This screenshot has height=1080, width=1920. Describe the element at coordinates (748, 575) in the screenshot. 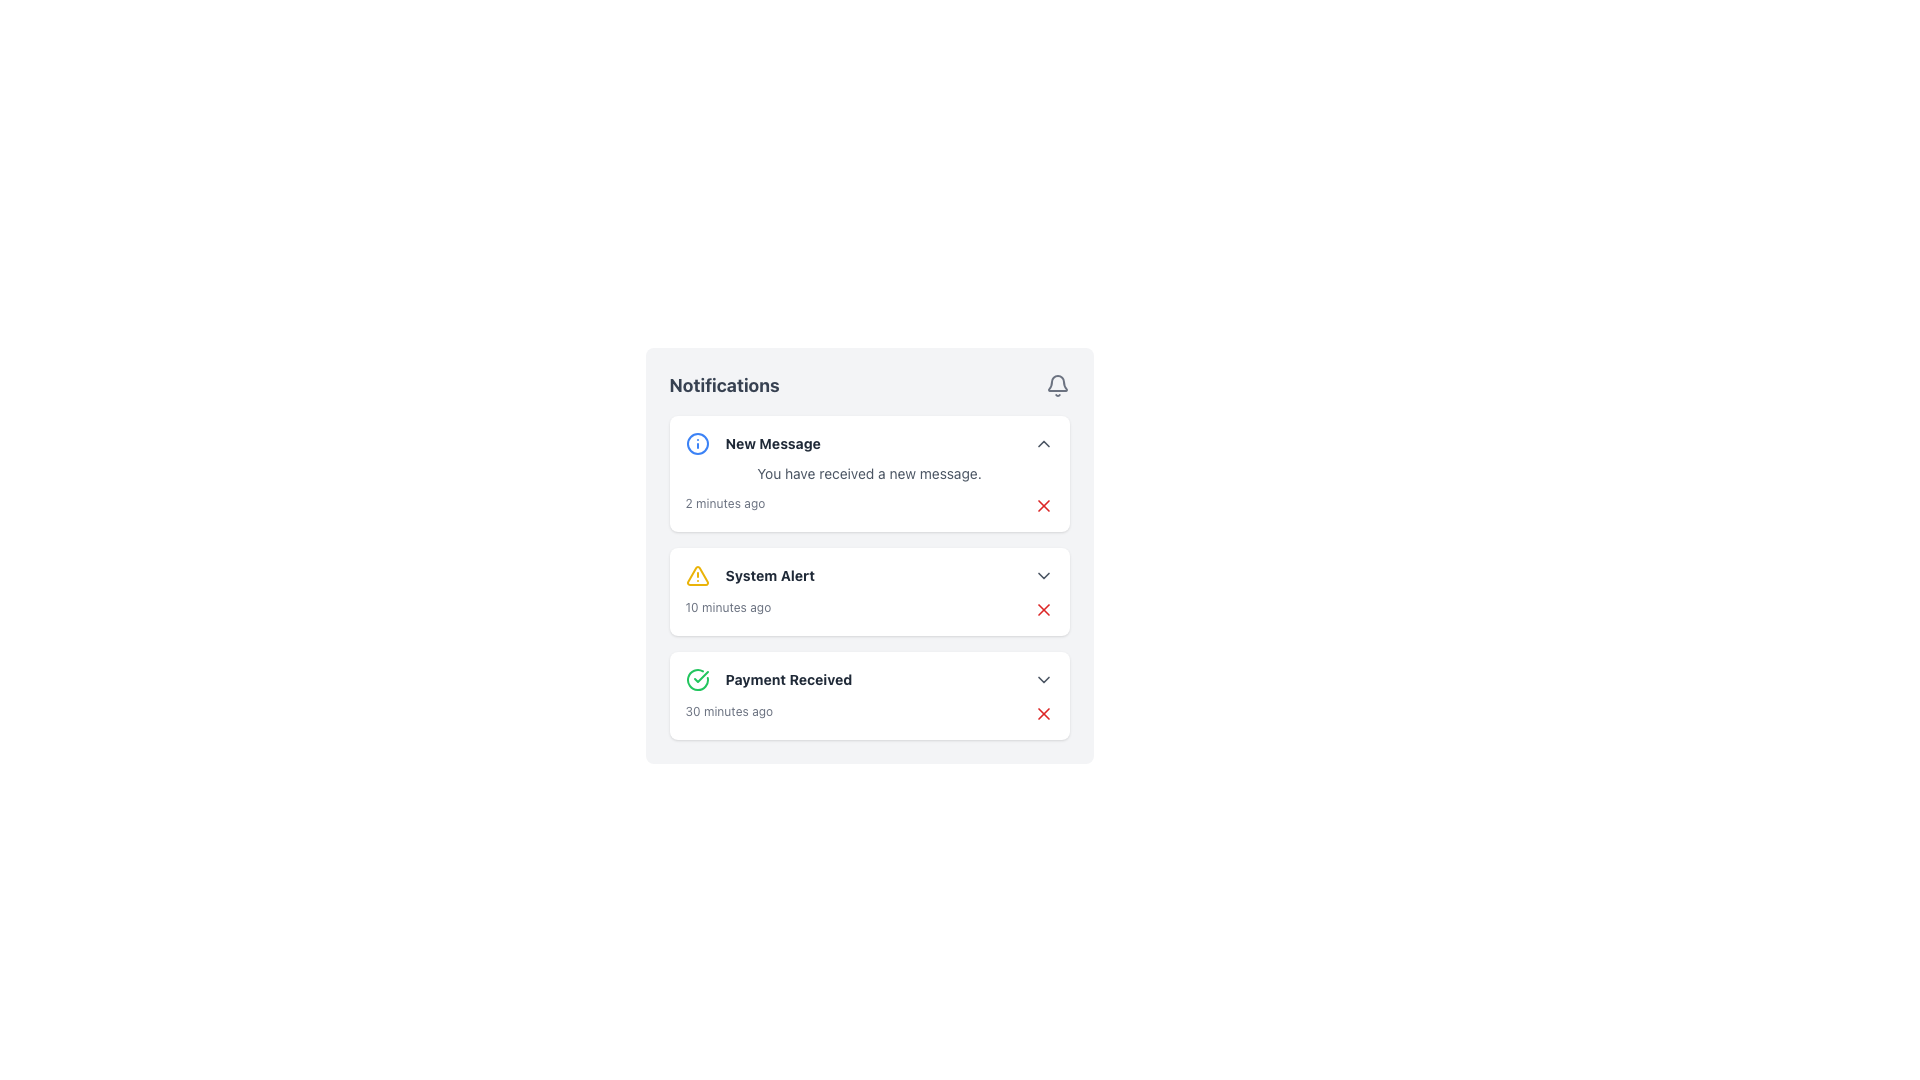

I see `the second notification item in the notification panel` at that location.